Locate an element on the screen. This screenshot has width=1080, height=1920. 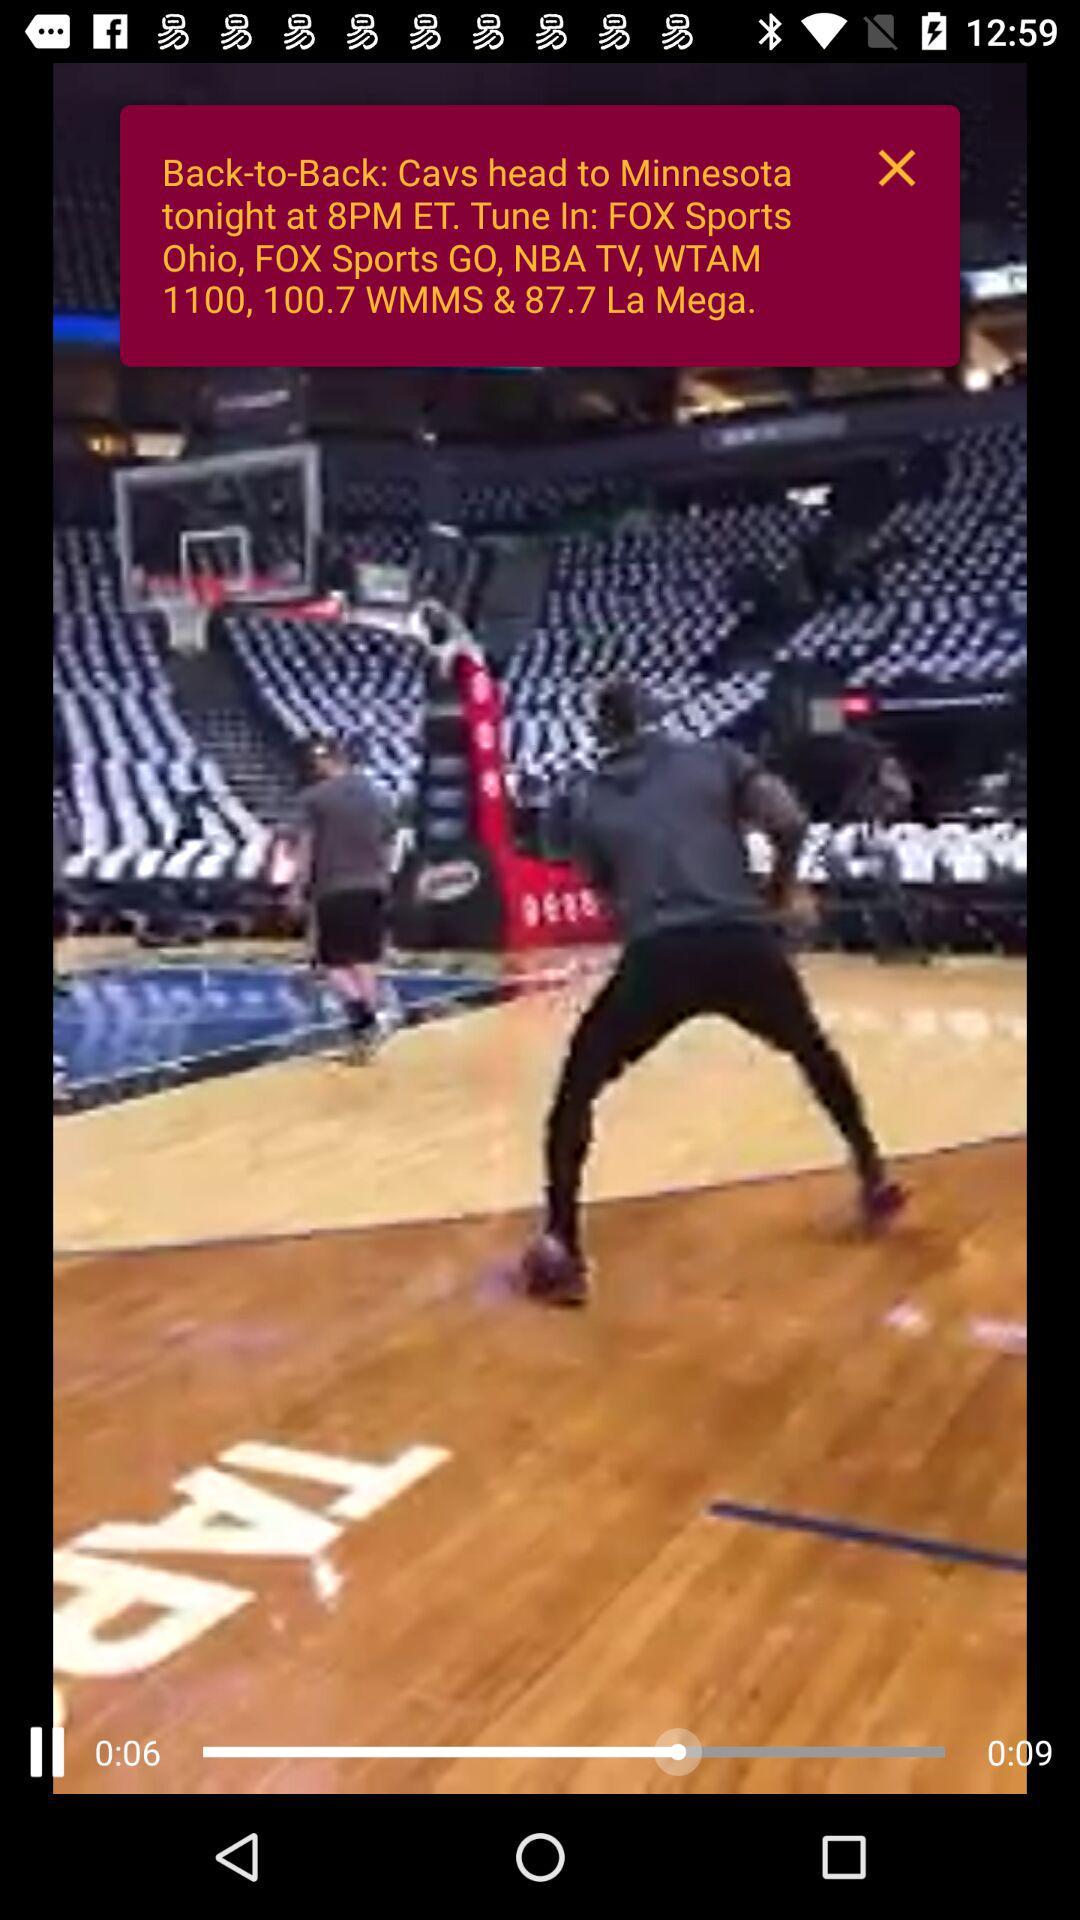
the pause icon is located at coordinates (46, 1751).